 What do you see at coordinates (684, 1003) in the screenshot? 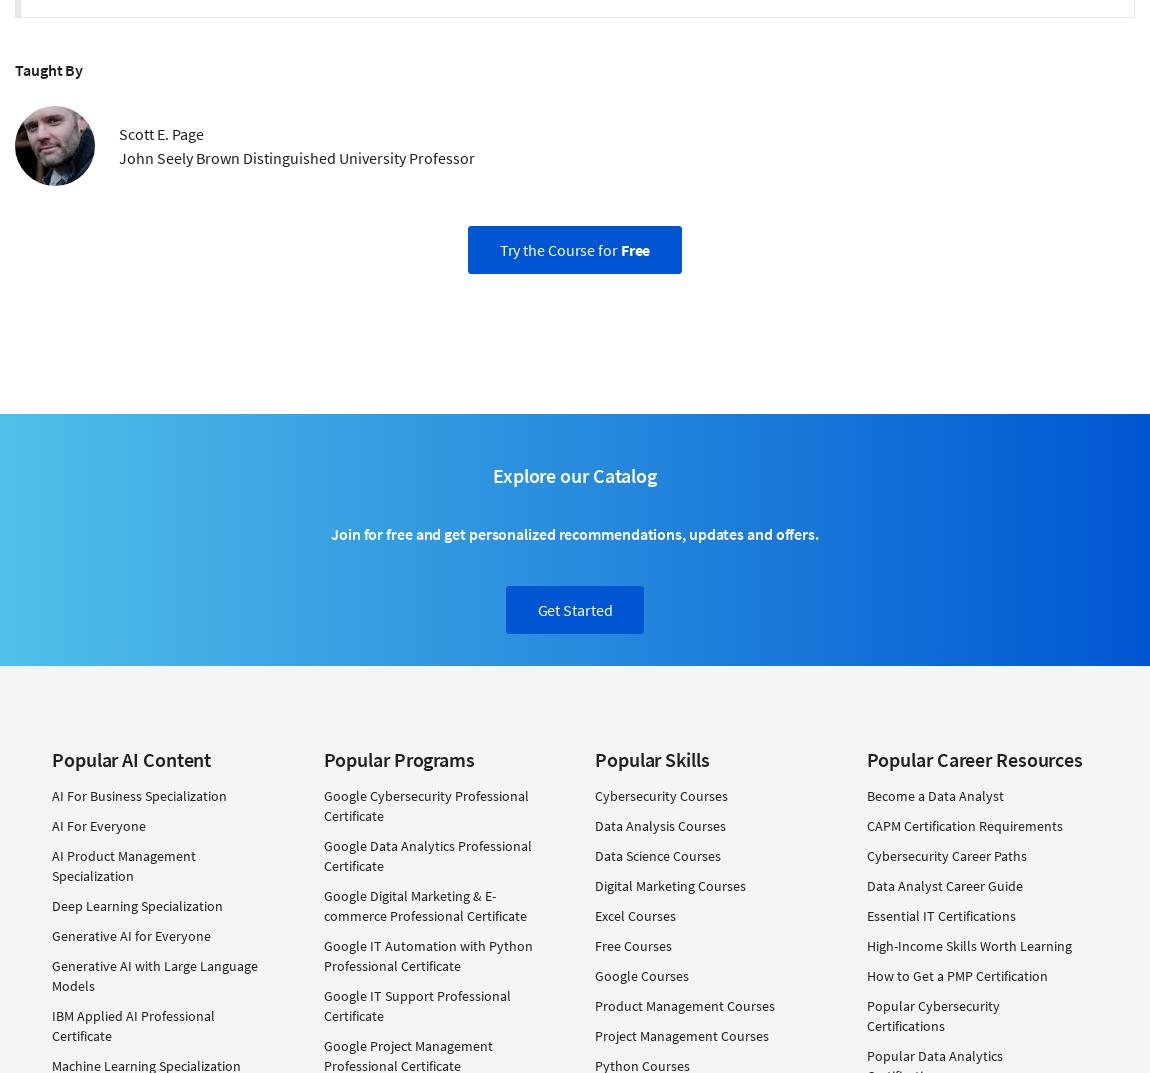
I see `'Product Management Courses'` at bounding box center [684, 1003].